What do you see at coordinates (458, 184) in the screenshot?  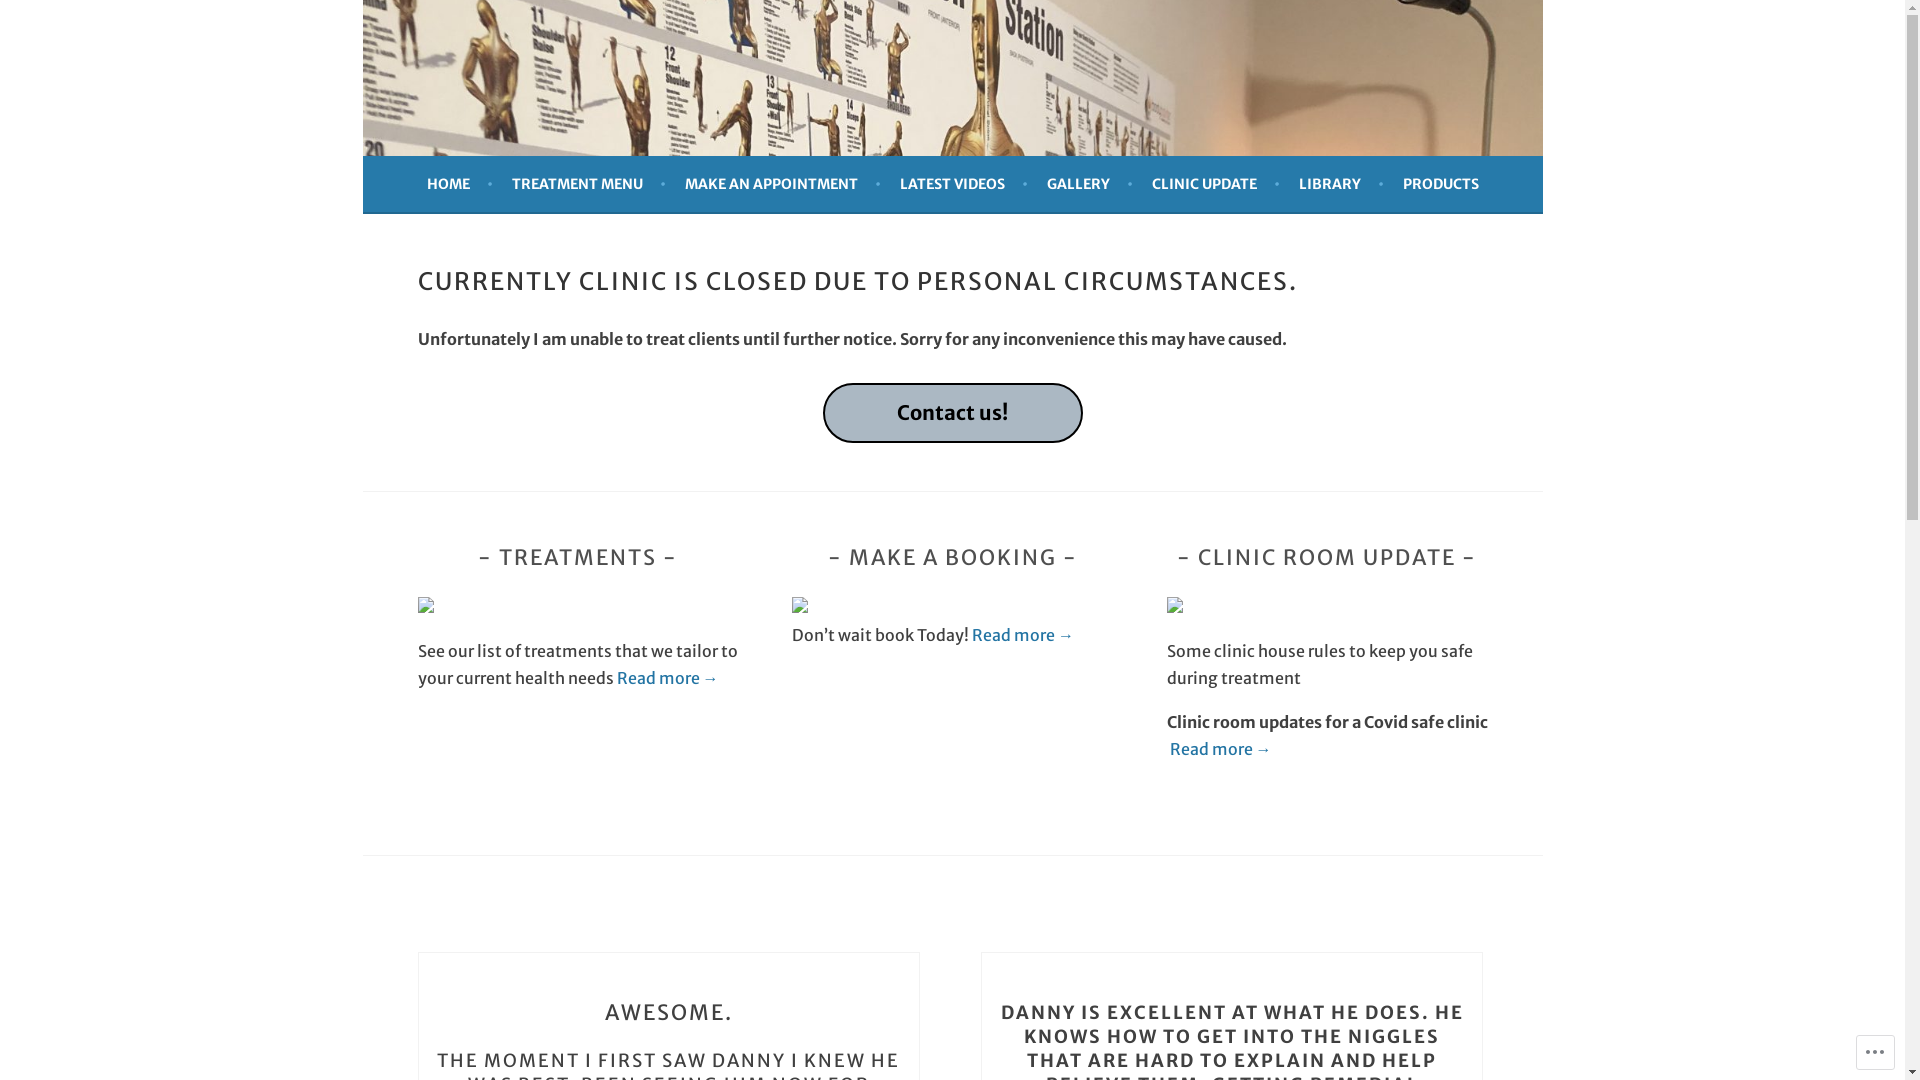 I see `'HOME'` at bounding box center [458, 184].